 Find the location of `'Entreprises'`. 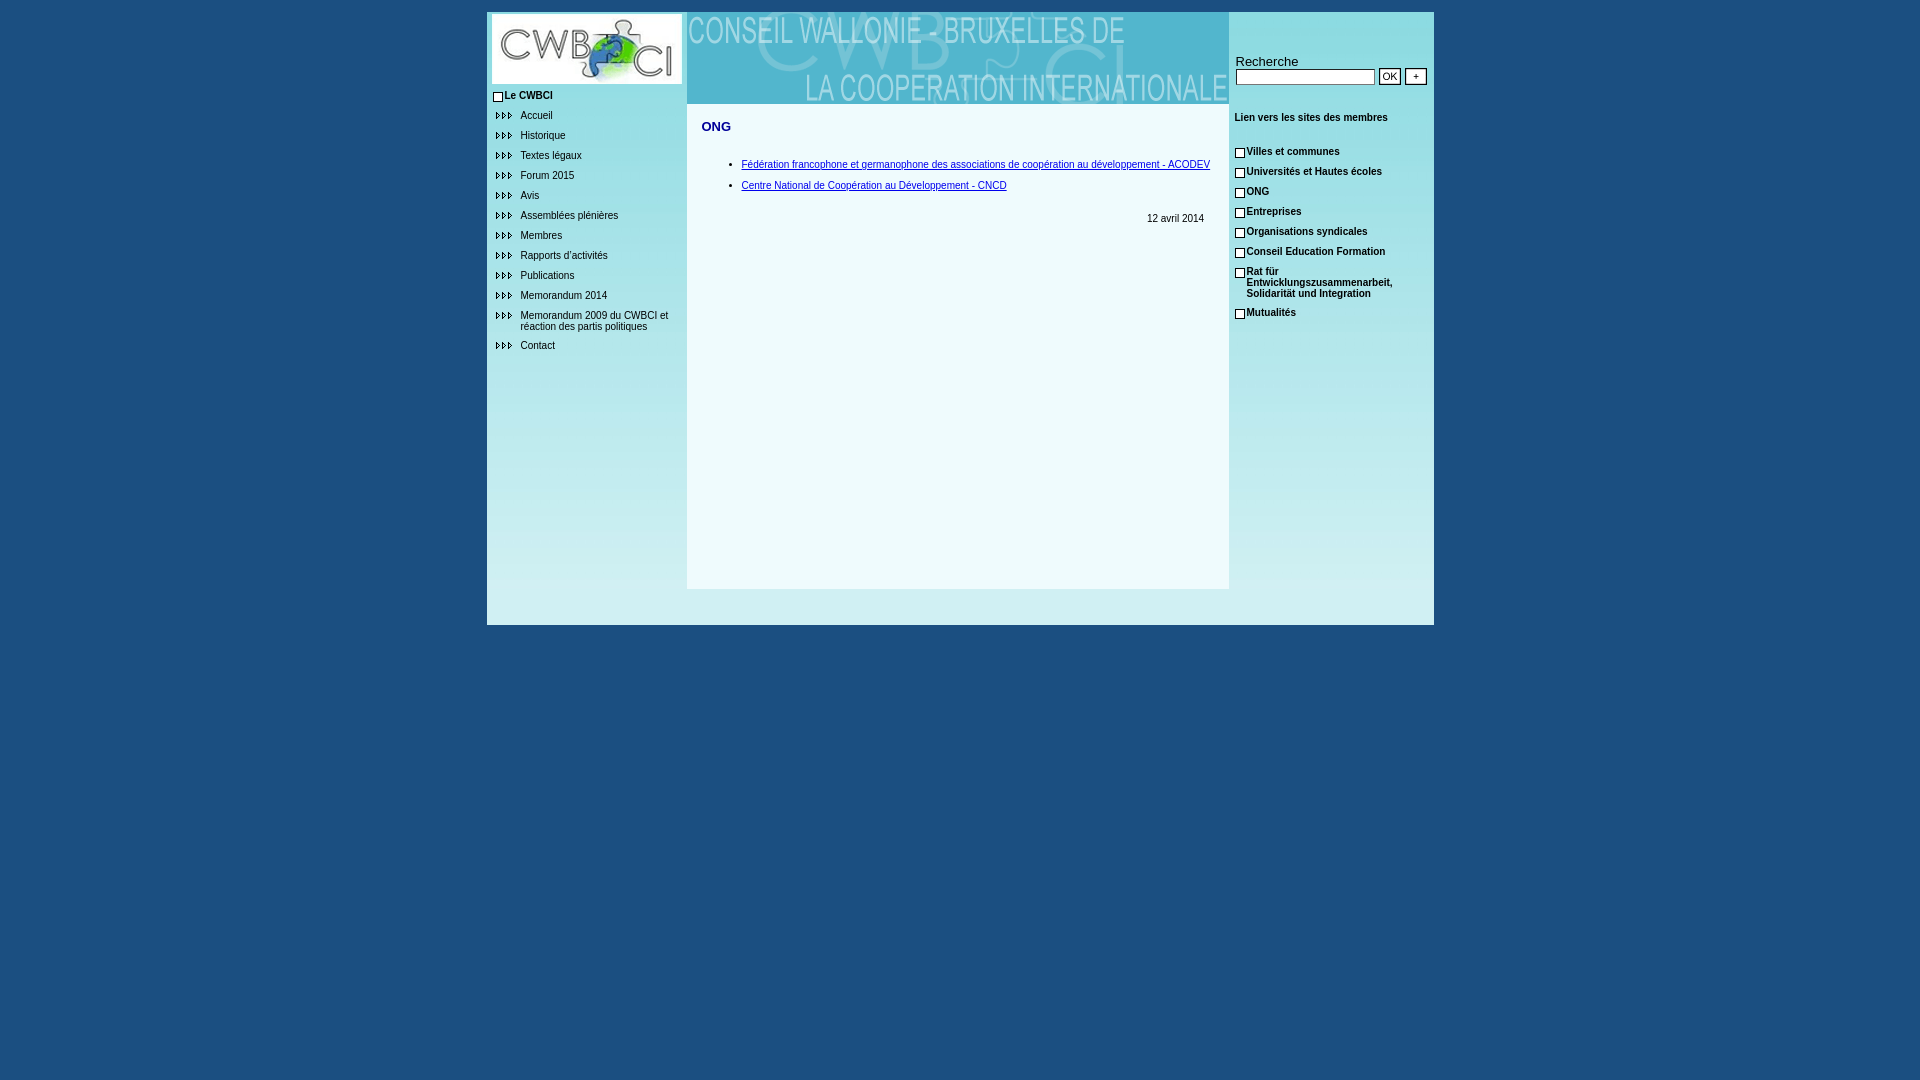

'Entreprises' is located at coordinates (1272, 209).